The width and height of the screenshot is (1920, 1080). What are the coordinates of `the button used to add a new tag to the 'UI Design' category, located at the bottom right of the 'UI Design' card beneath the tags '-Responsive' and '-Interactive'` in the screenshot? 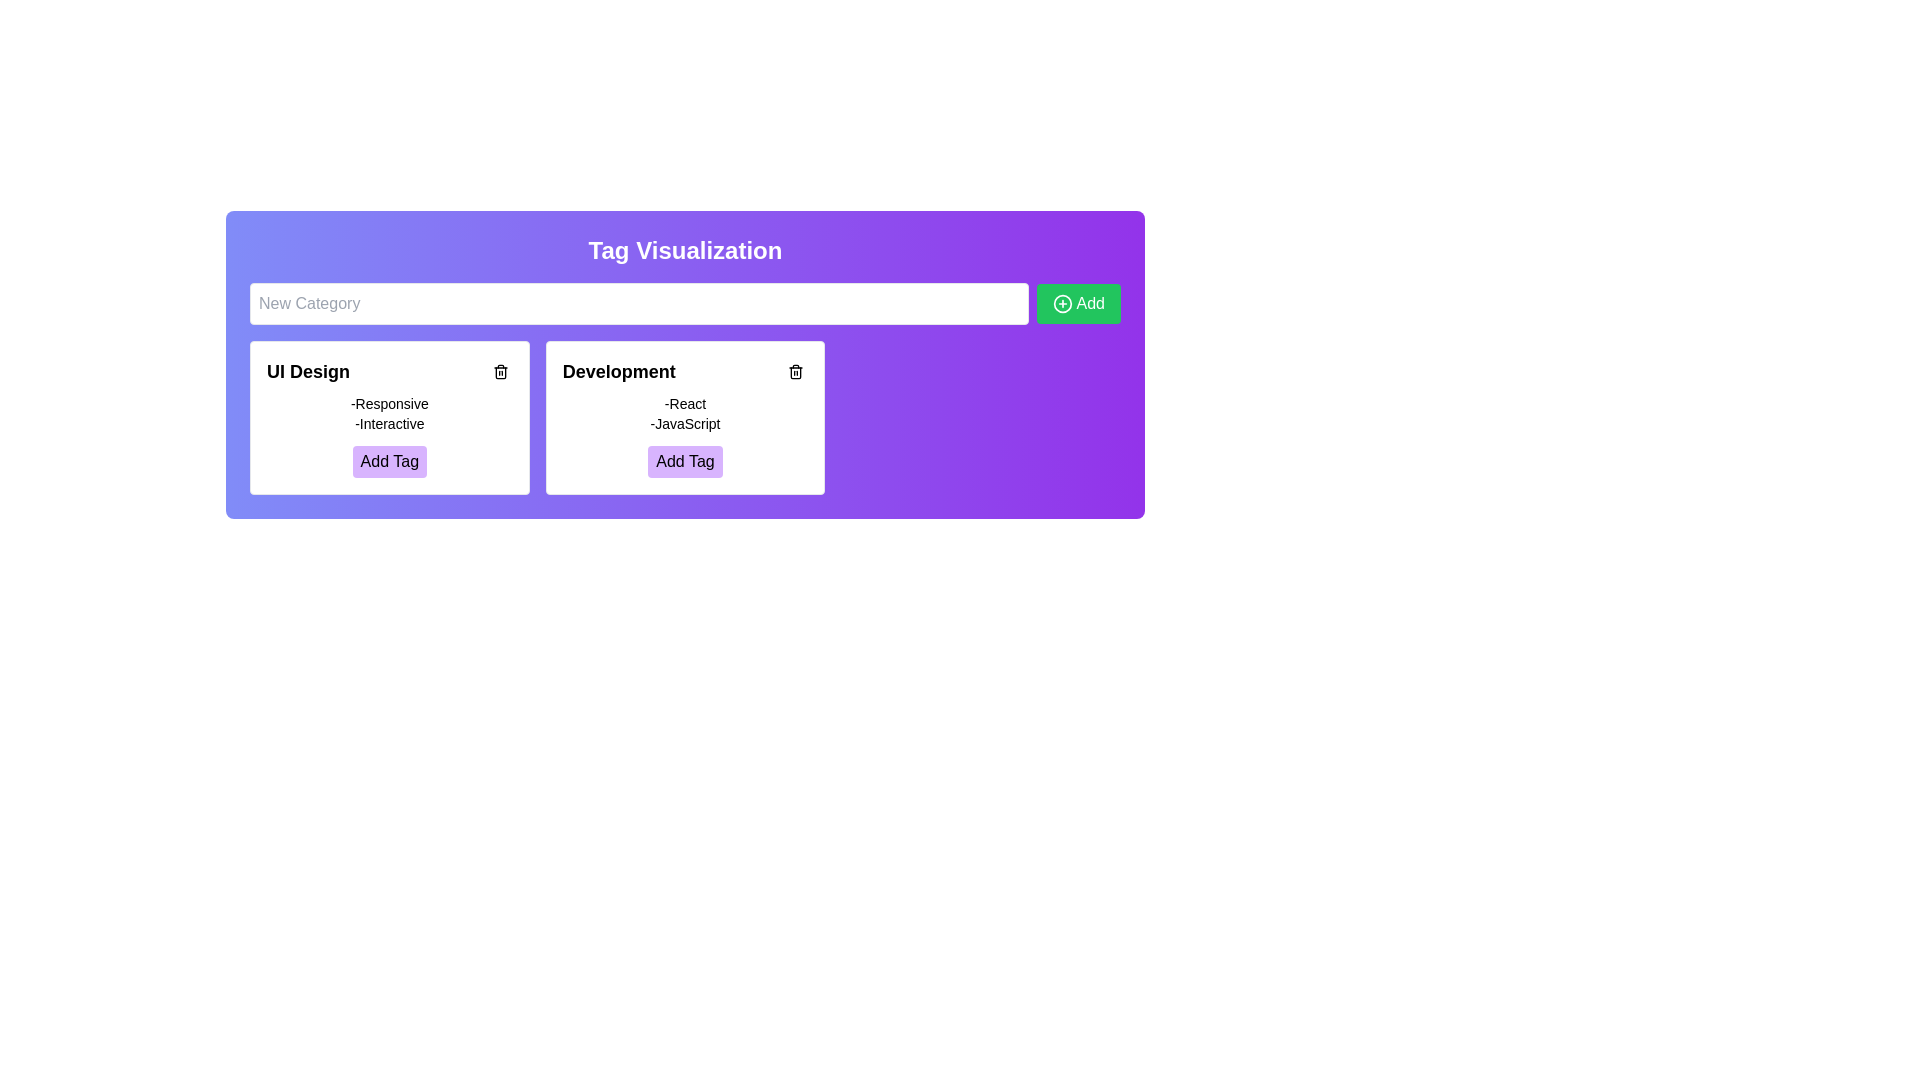 It's located at (389, 462).